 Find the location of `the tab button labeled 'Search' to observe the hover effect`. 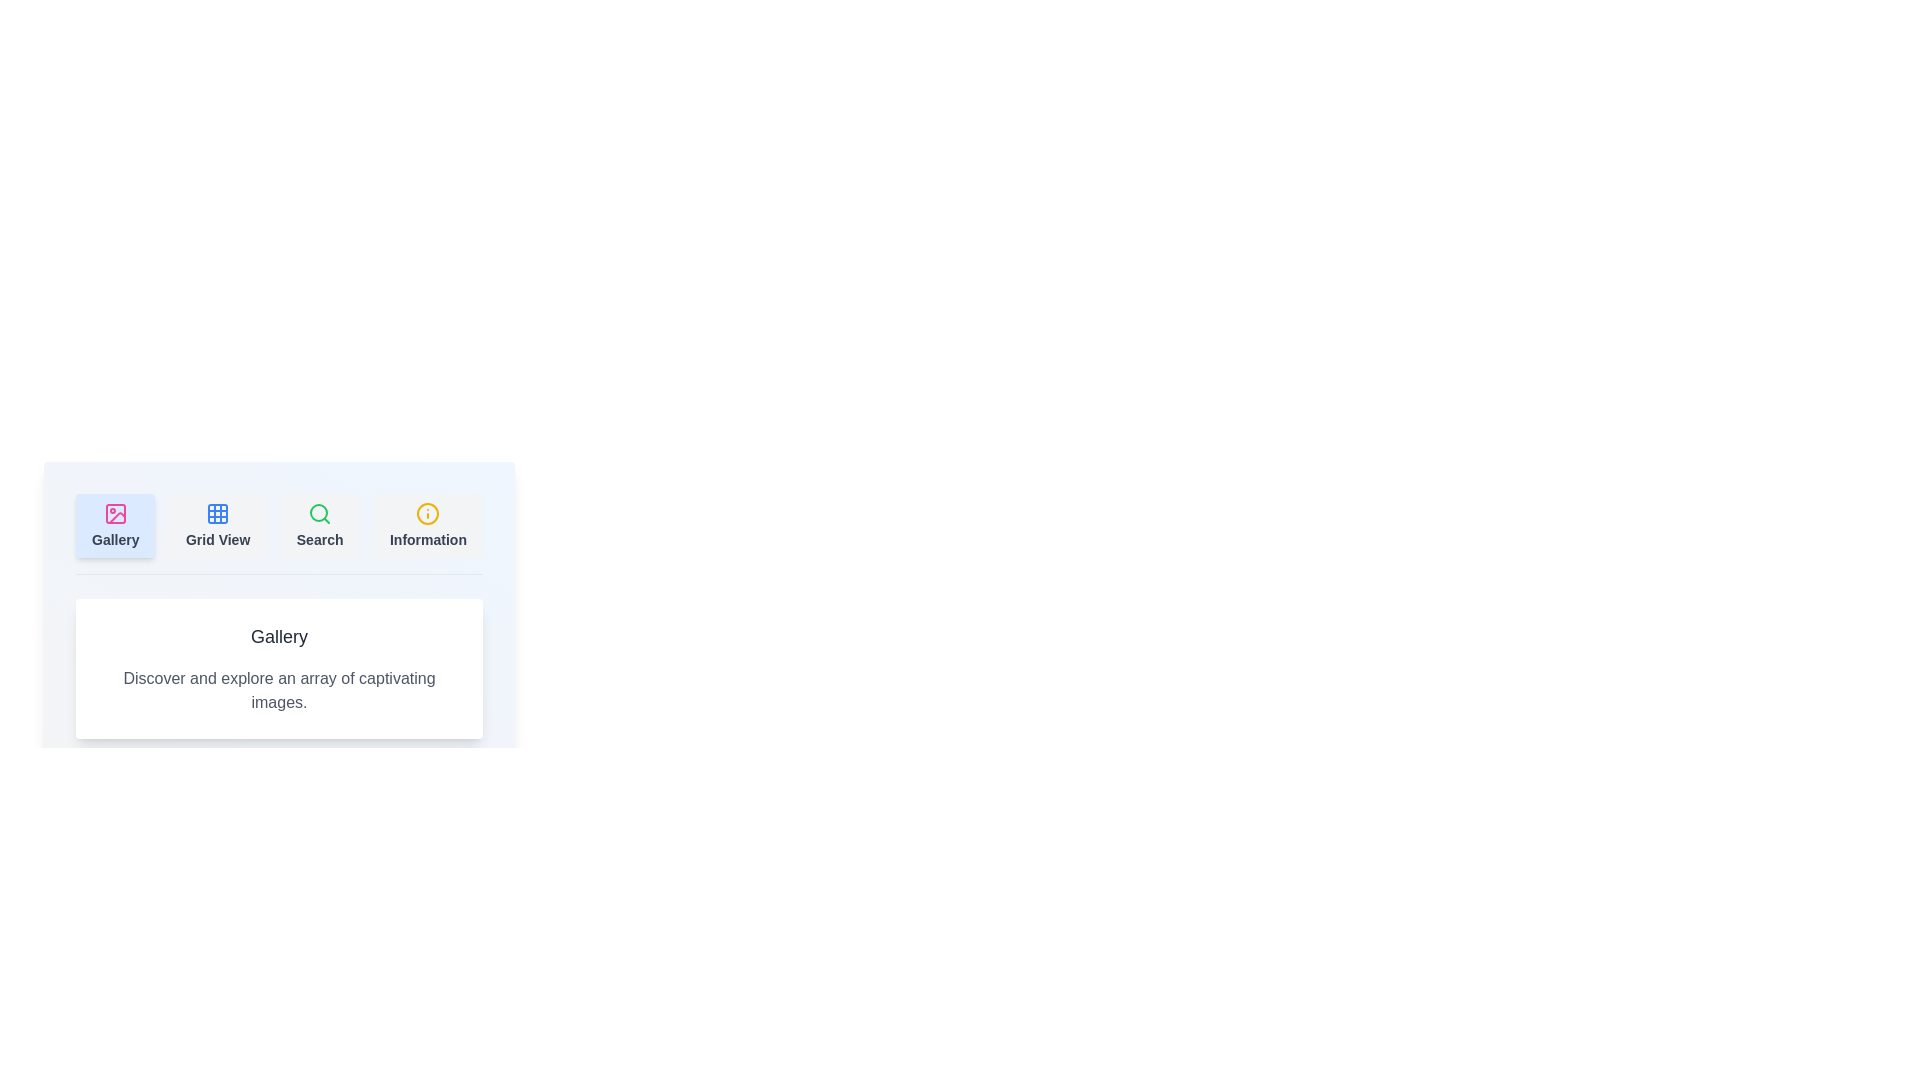

the tab button labeled 'Search' to observe the hover effect is located at coordinates (320, 524).